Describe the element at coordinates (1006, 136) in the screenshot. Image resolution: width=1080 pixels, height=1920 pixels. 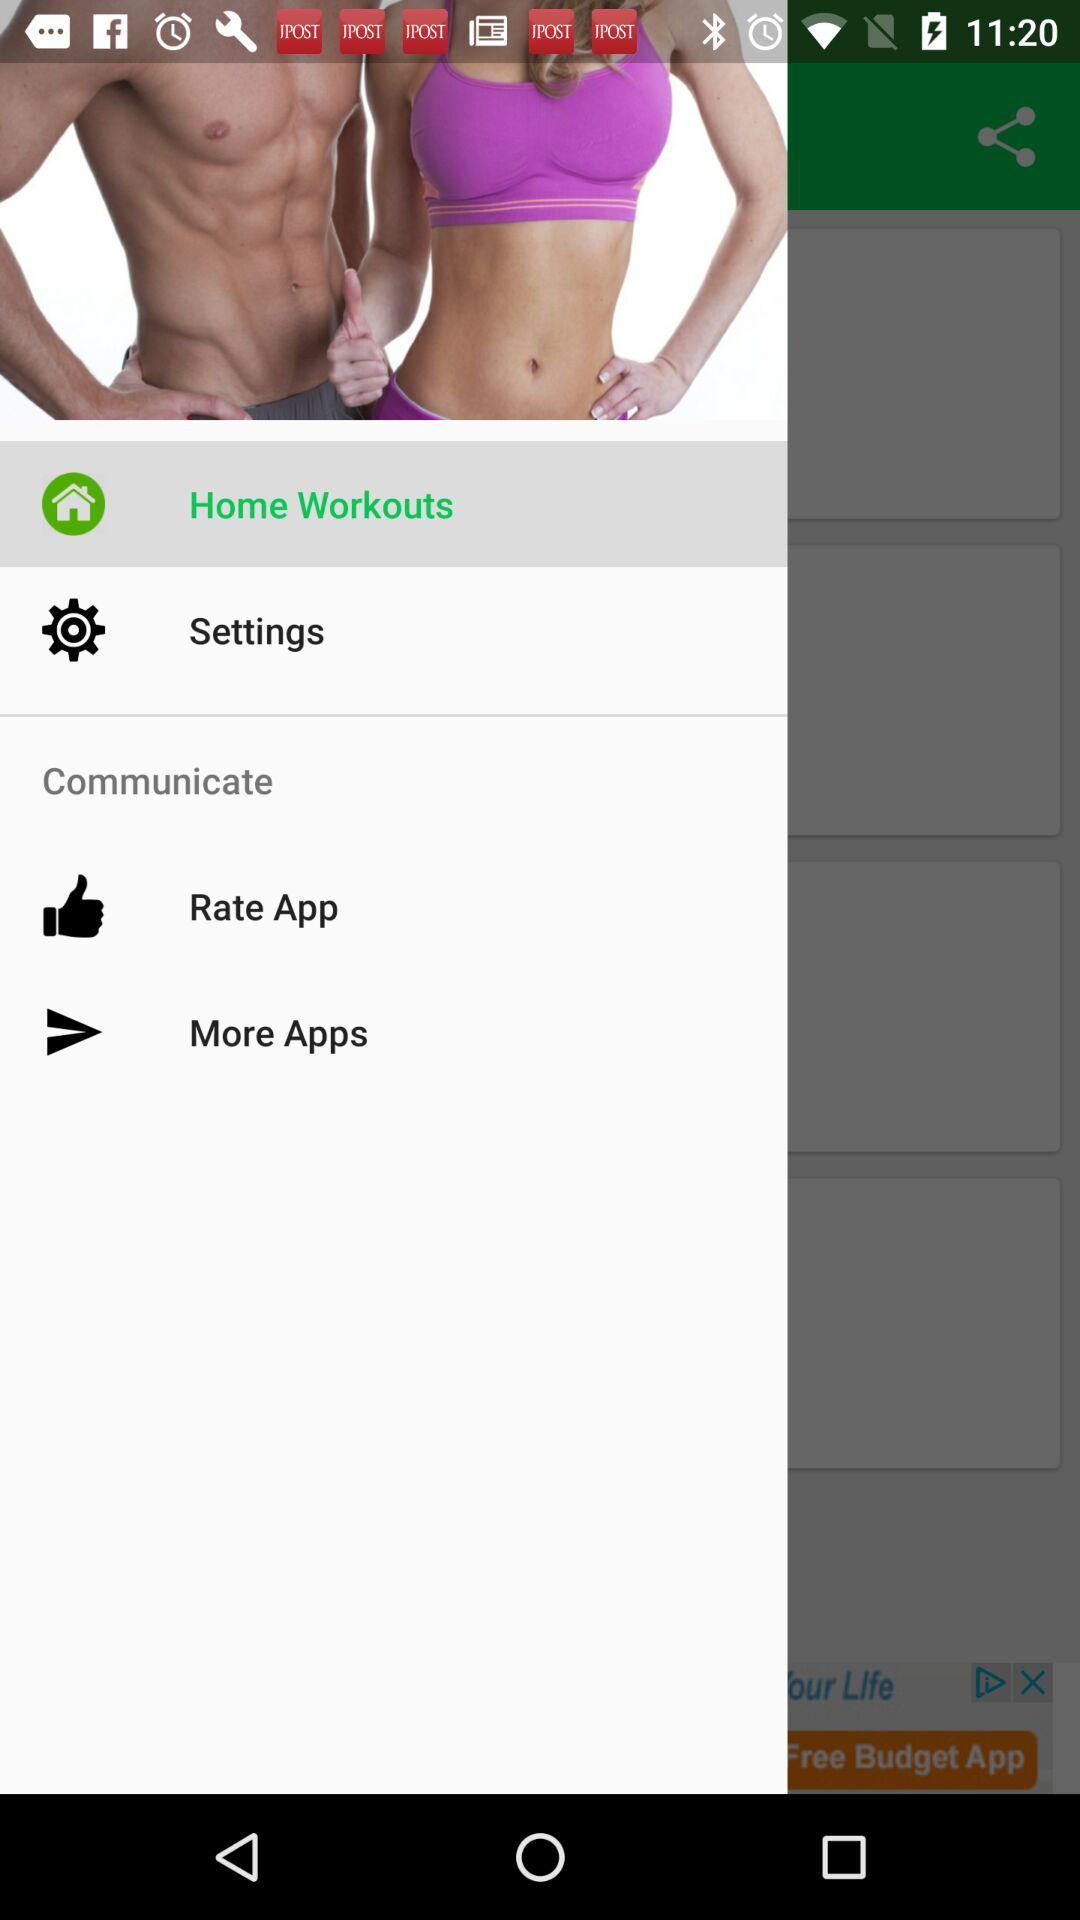
I see `the share option` at that location.